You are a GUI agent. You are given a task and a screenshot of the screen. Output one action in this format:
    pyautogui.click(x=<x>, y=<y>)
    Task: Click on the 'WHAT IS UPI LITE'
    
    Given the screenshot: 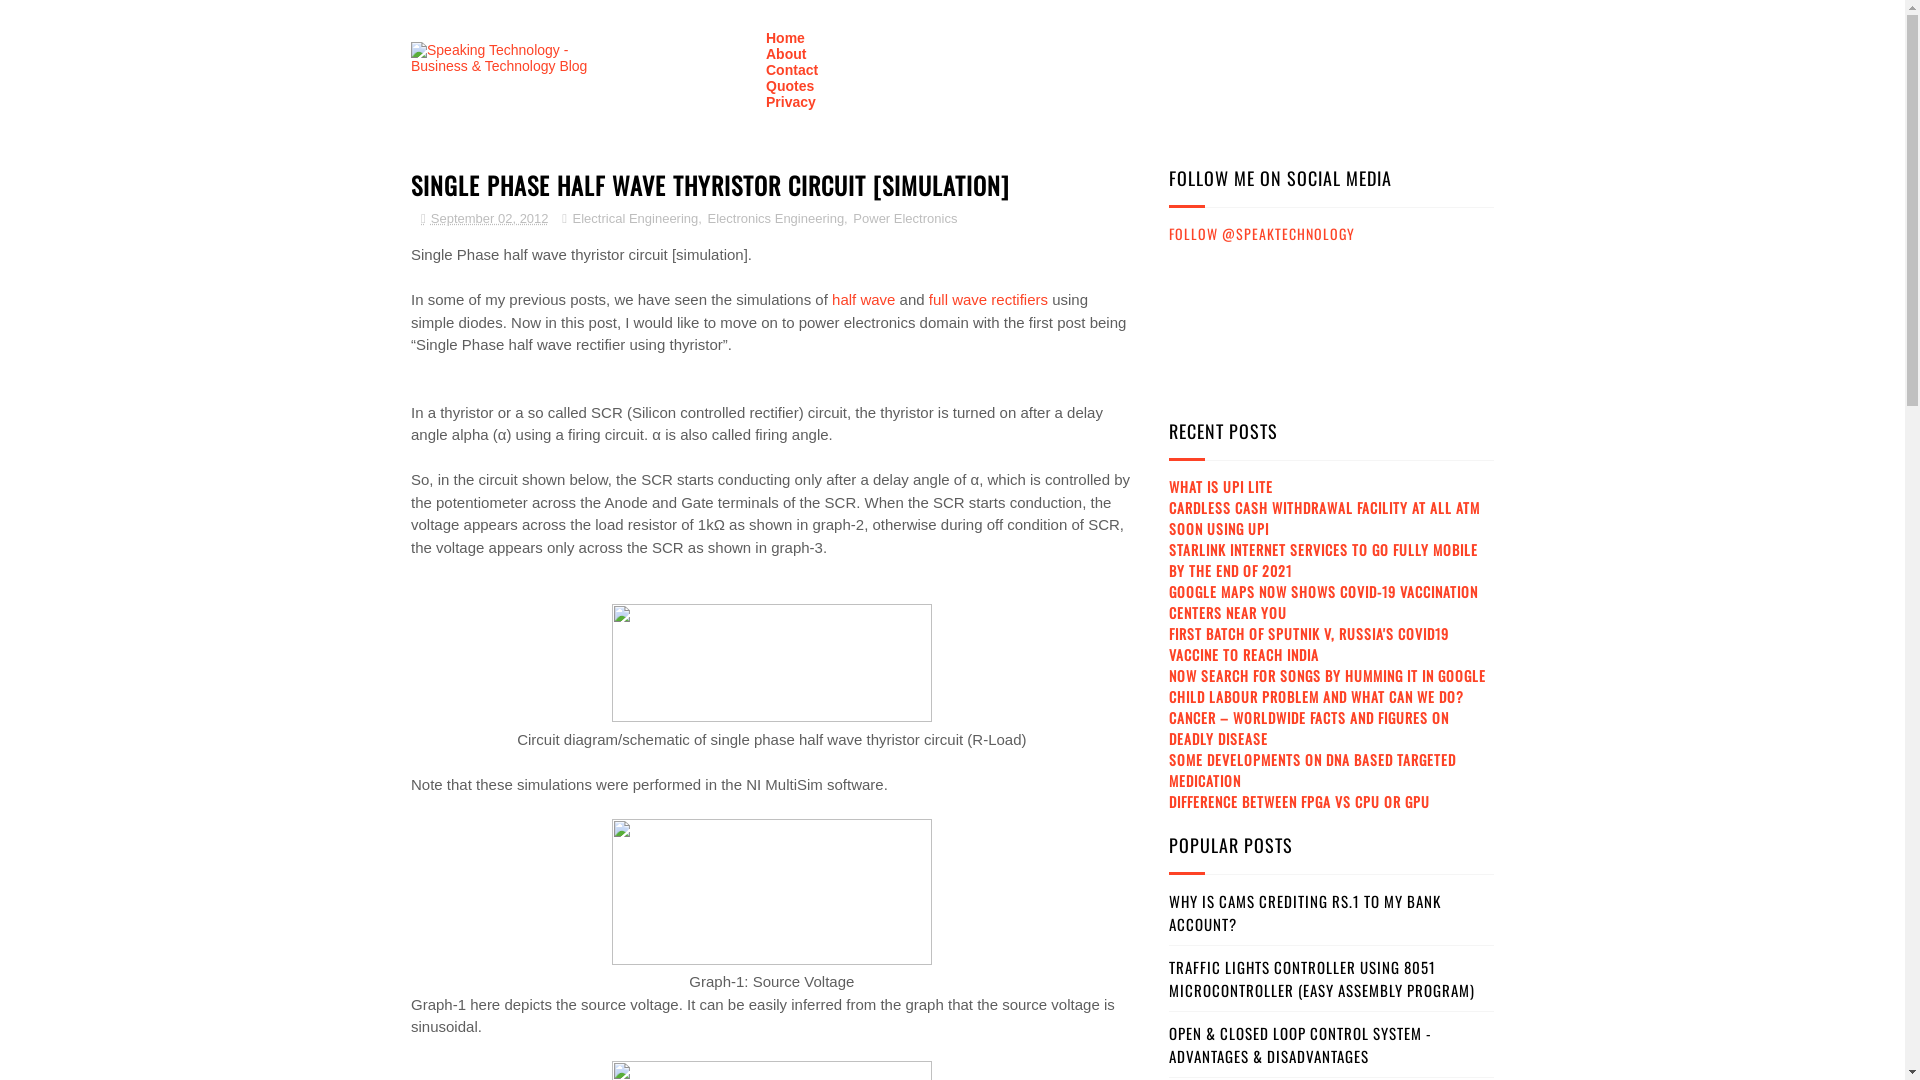 What is the action you would take?
    pyautogui.click(x=1219, y=486)
    